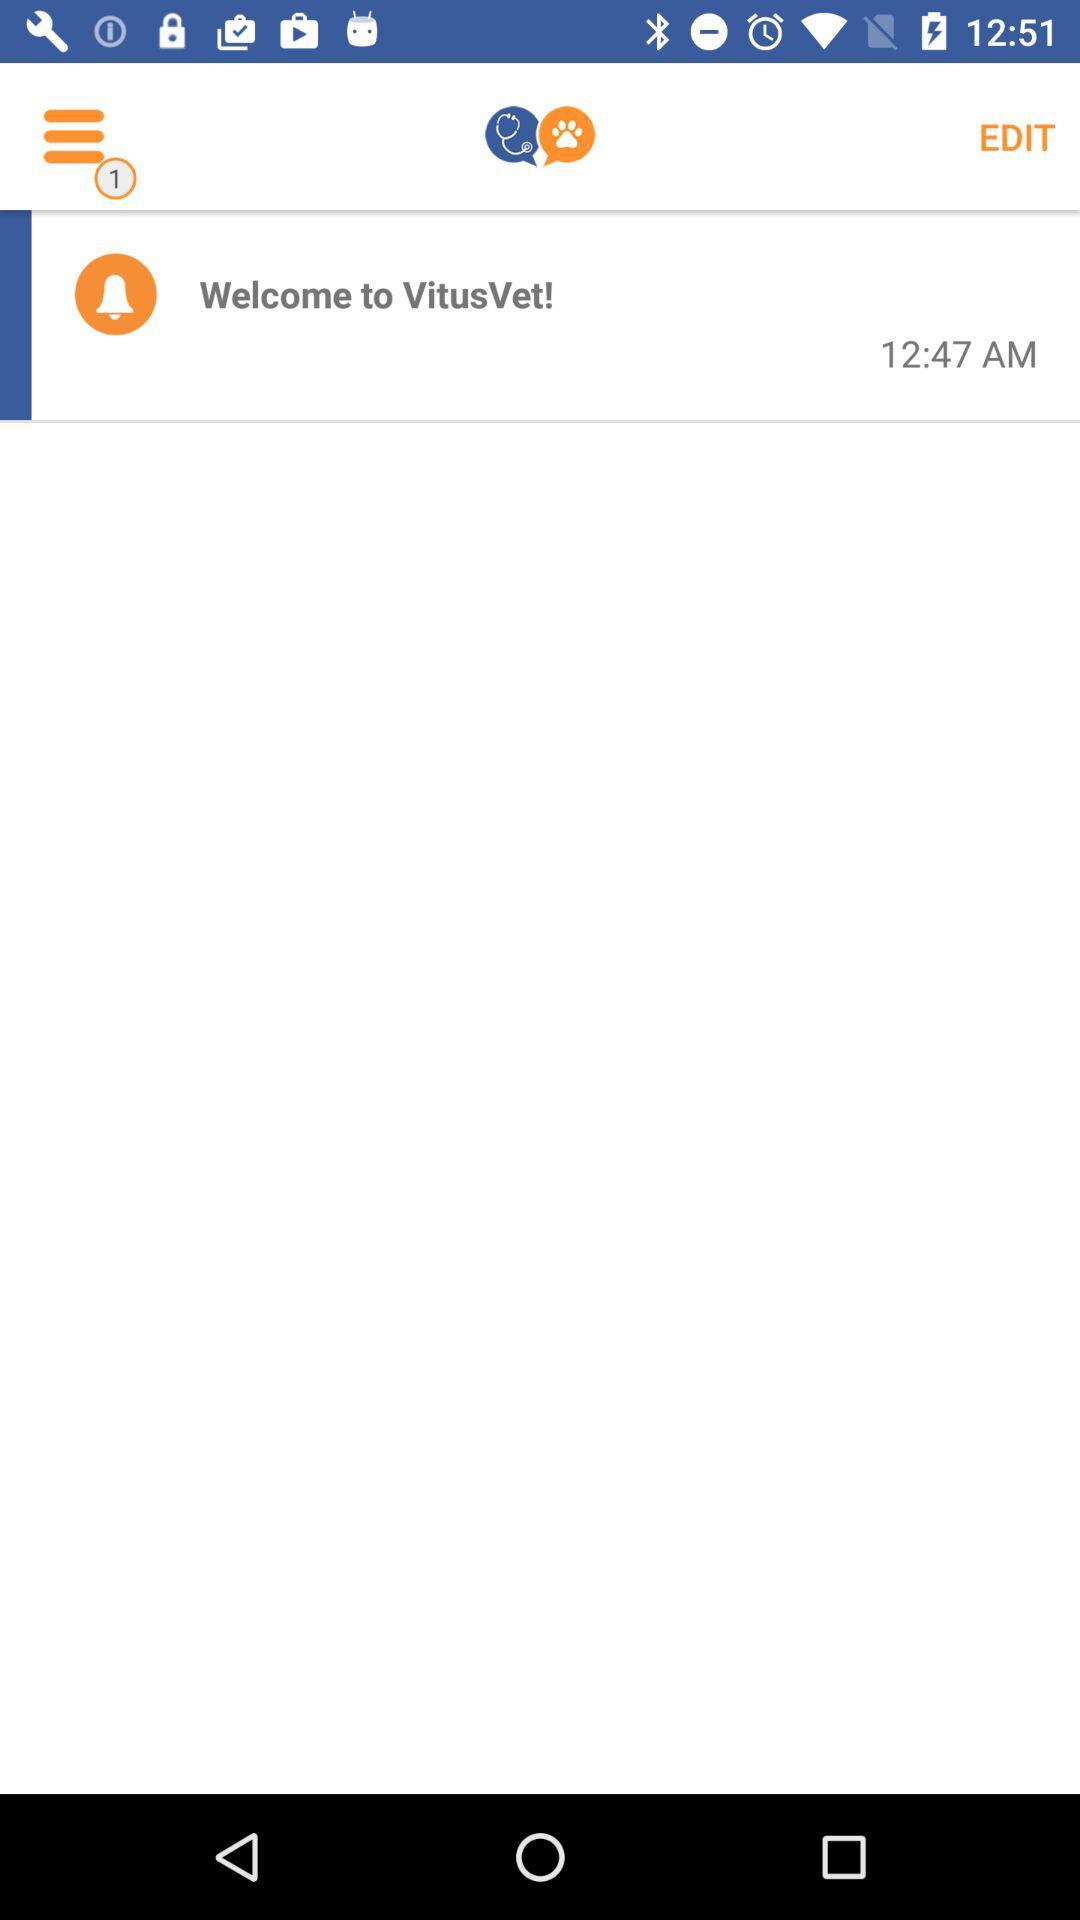 This screenshot has width=1080, height=1920. Describe the element at coordinates (1017, 135) in the screenshot. I see `the edit icon` at that location.